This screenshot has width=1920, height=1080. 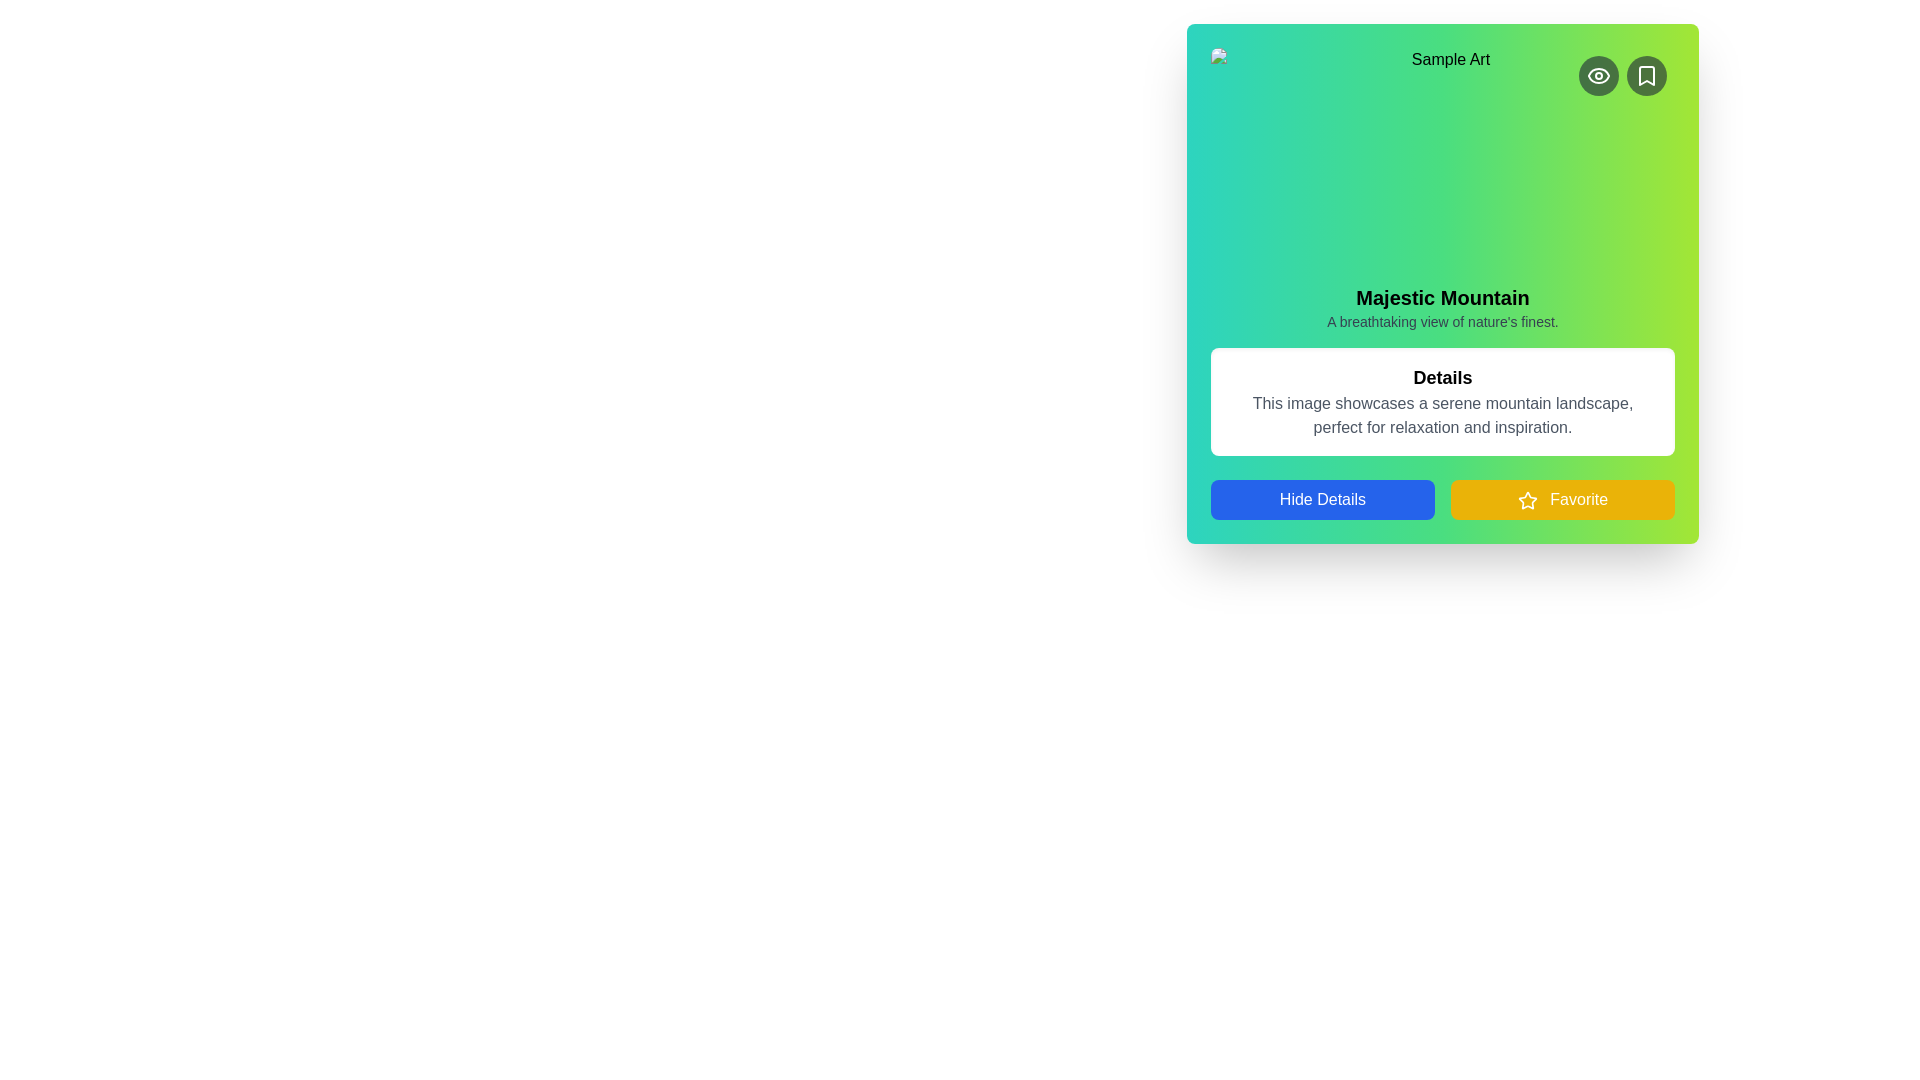 I want to click on the star icon that is positioned before the 'Favorite' text, which serves as a visual cue for its associated action, so click(x=1526, y=499).